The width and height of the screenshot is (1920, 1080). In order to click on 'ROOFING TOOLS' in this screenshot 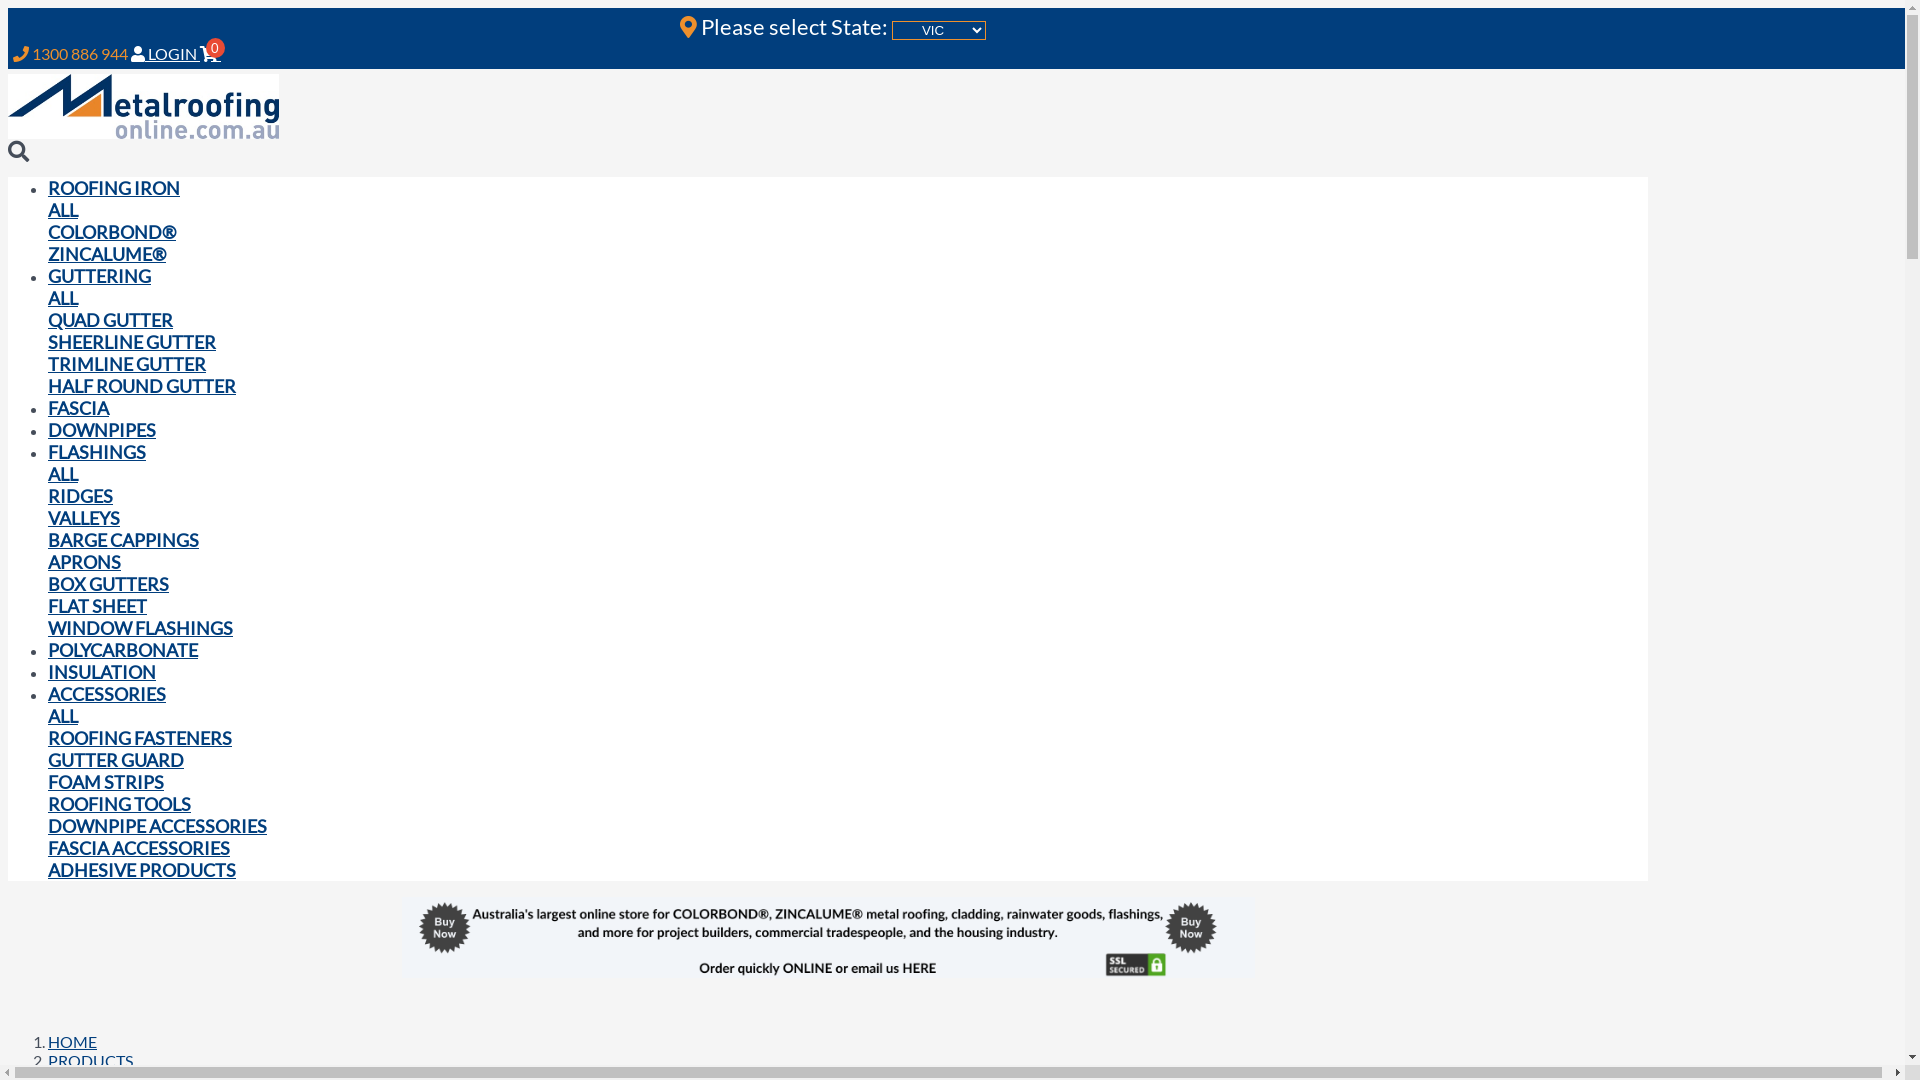, I will do `click(118, 802)`.